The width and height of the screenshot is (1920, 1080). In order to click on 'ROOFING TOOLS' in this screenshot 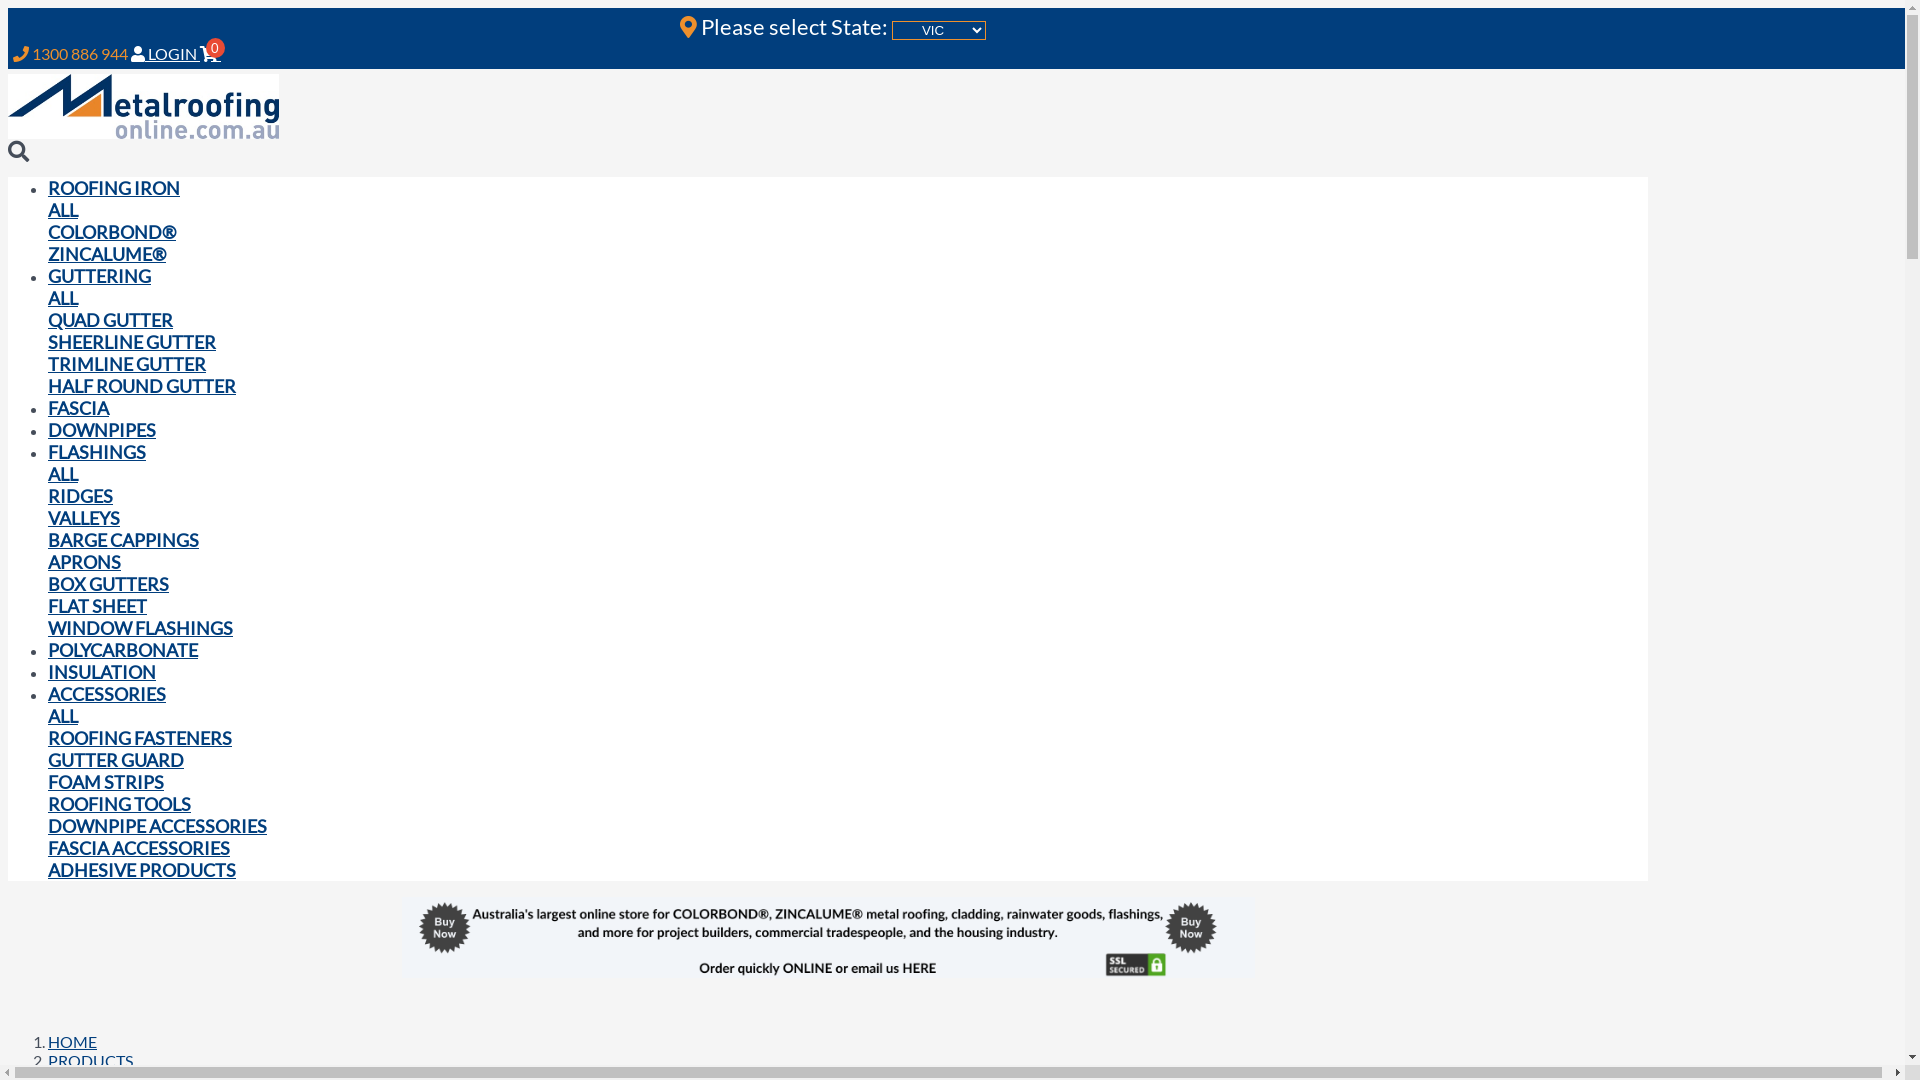, I will do `click(118, 802)`.